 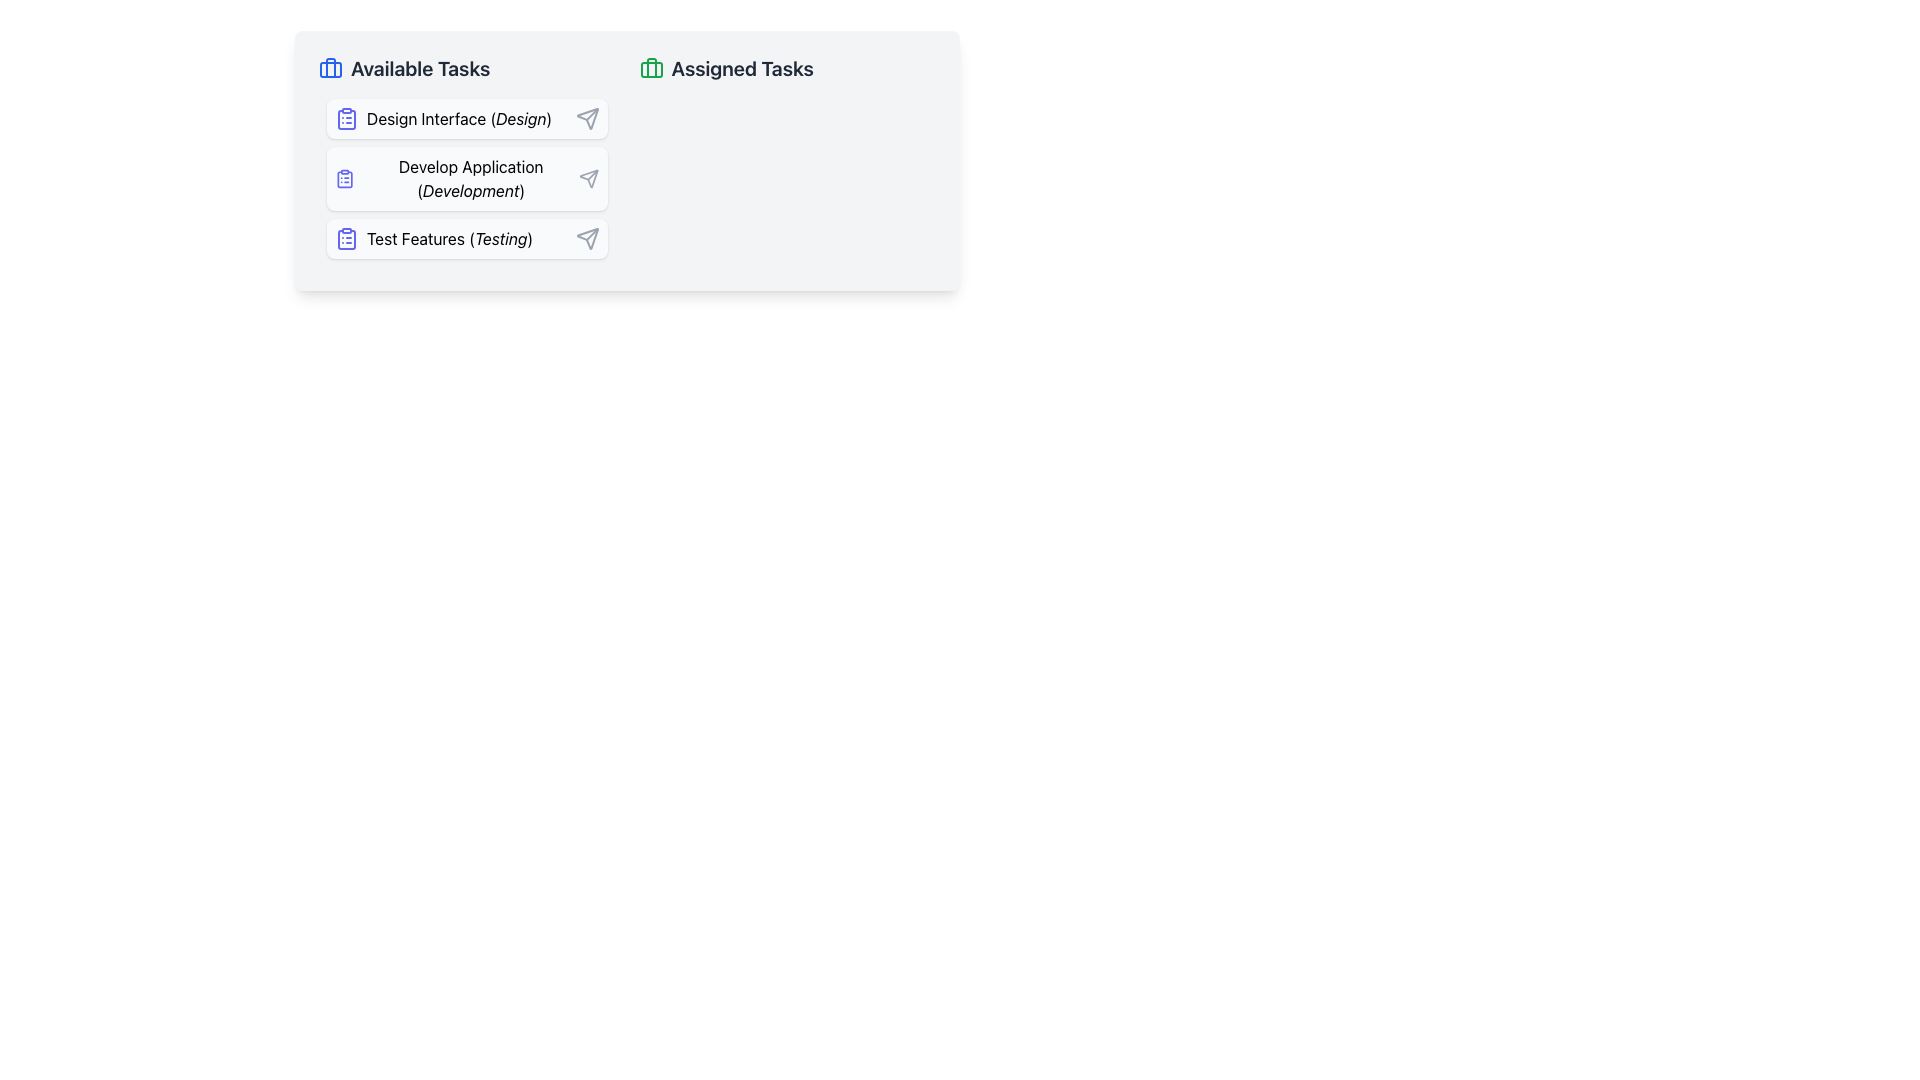 I want to click on the clipboard icon located in the second icon of the first list item under 'Available Tasks', specifically for the item 'Design Interface (Design)', so click(x=346, y=119).